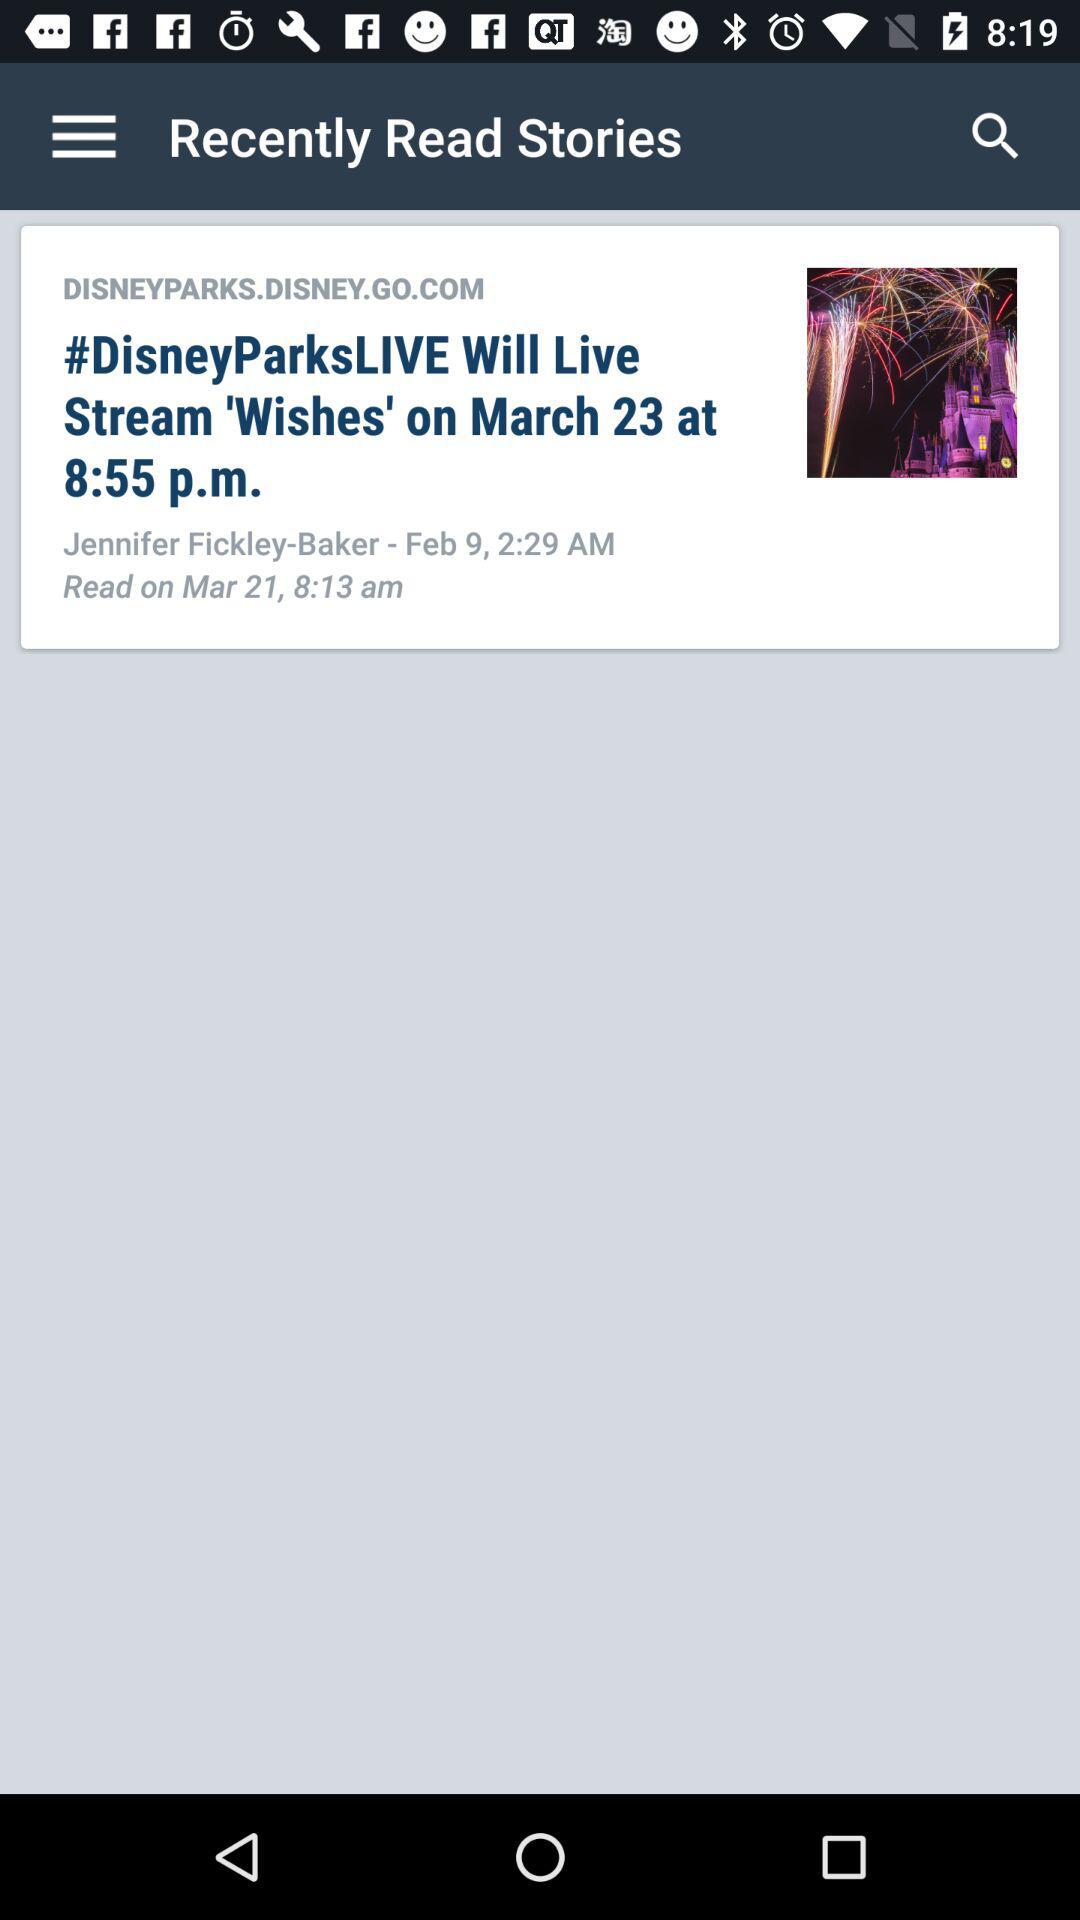  I want to click on the disneyparkslive will live, so click(412, 413).